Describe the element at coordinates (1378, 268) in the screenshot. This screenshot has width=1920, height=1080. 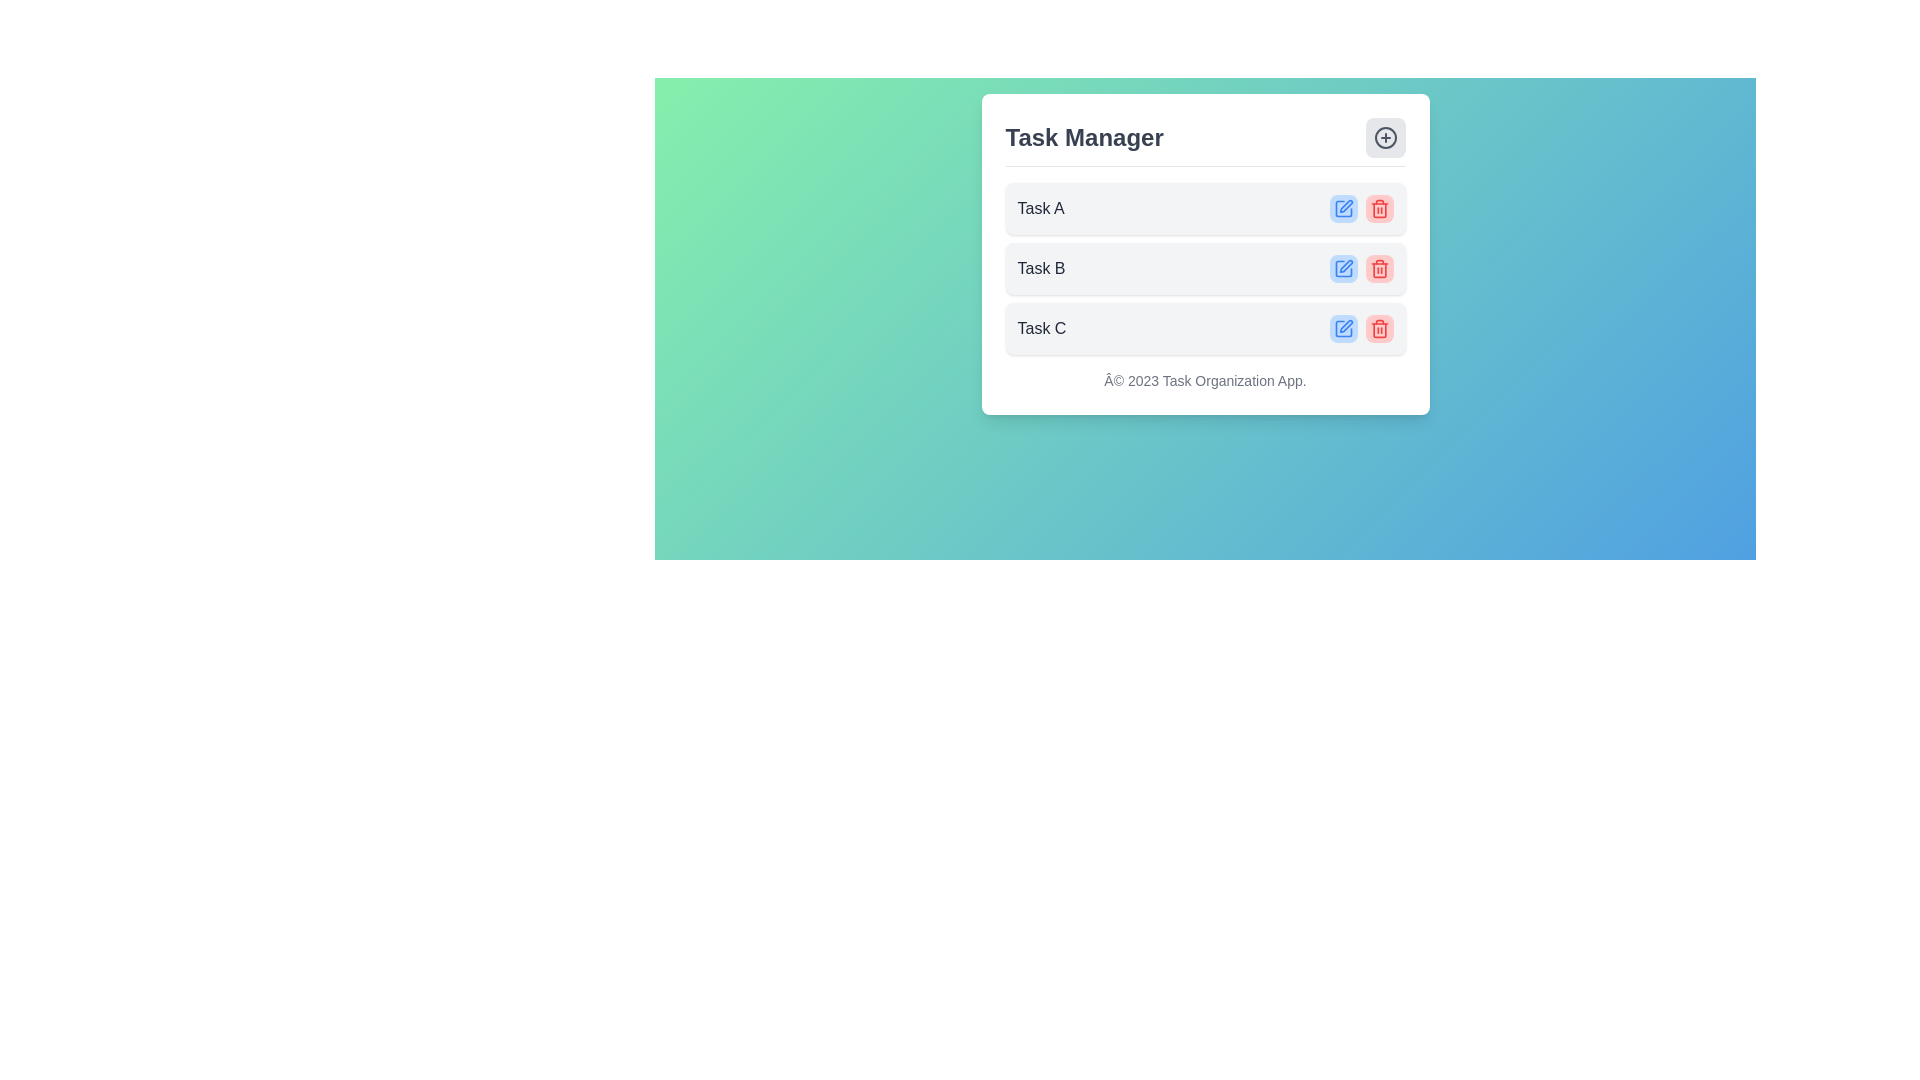
I see `the trash can icon button with a red background located in the second task row of the task manager interface` at that location.